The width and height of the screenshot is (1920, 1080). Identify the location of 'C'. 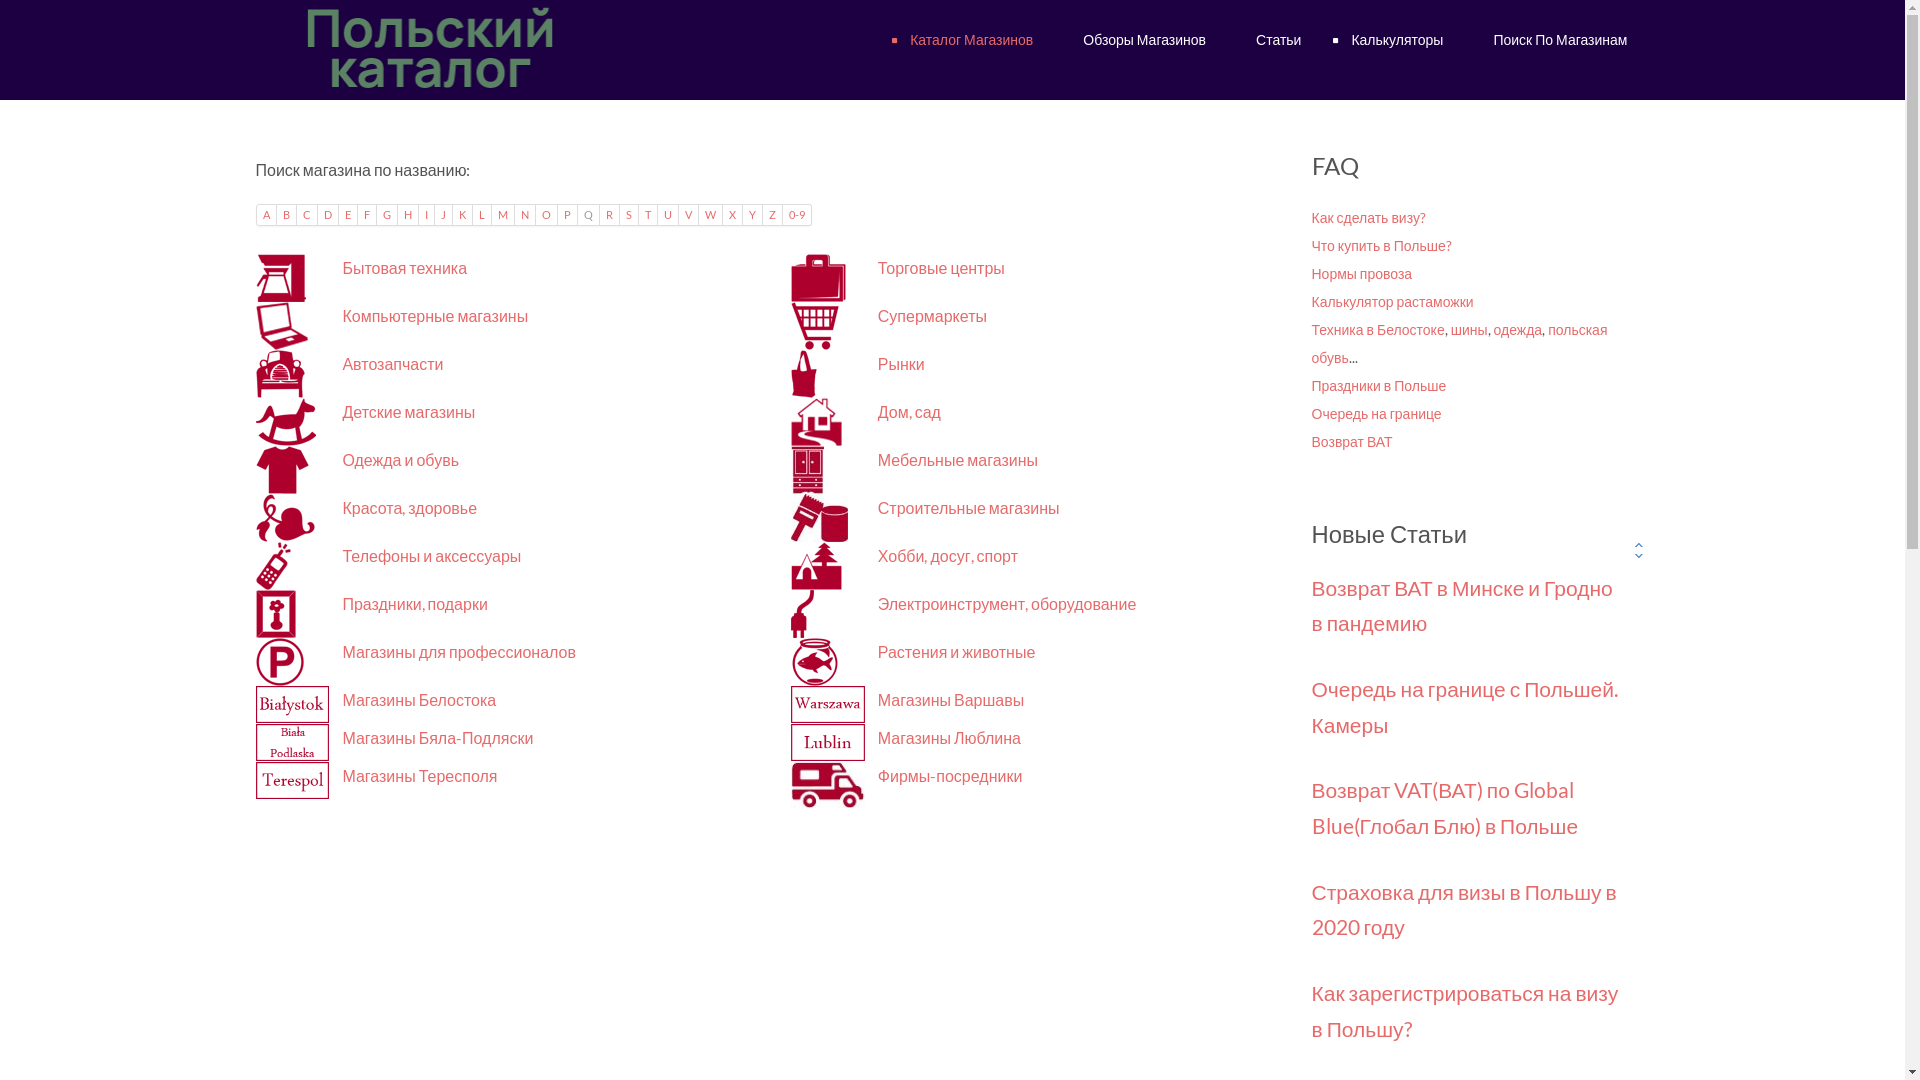
(305, 215).